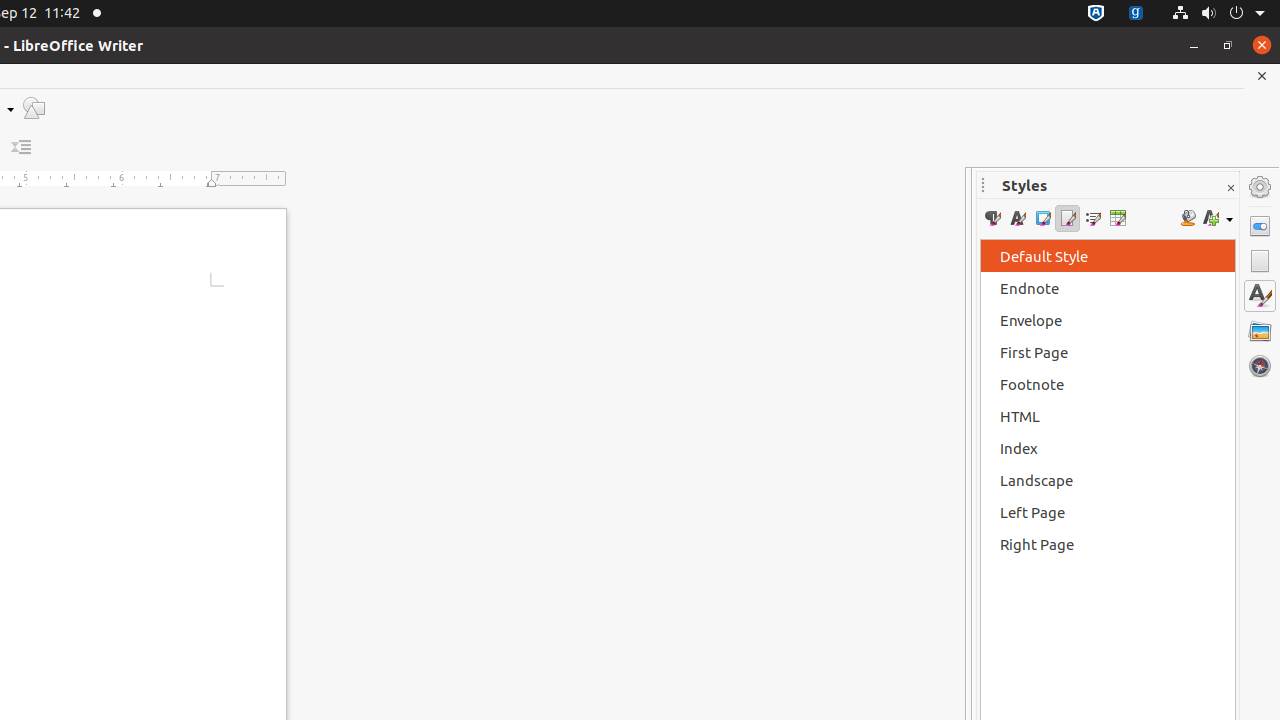  I want to click on 'Gallery', so click(1259, 329).